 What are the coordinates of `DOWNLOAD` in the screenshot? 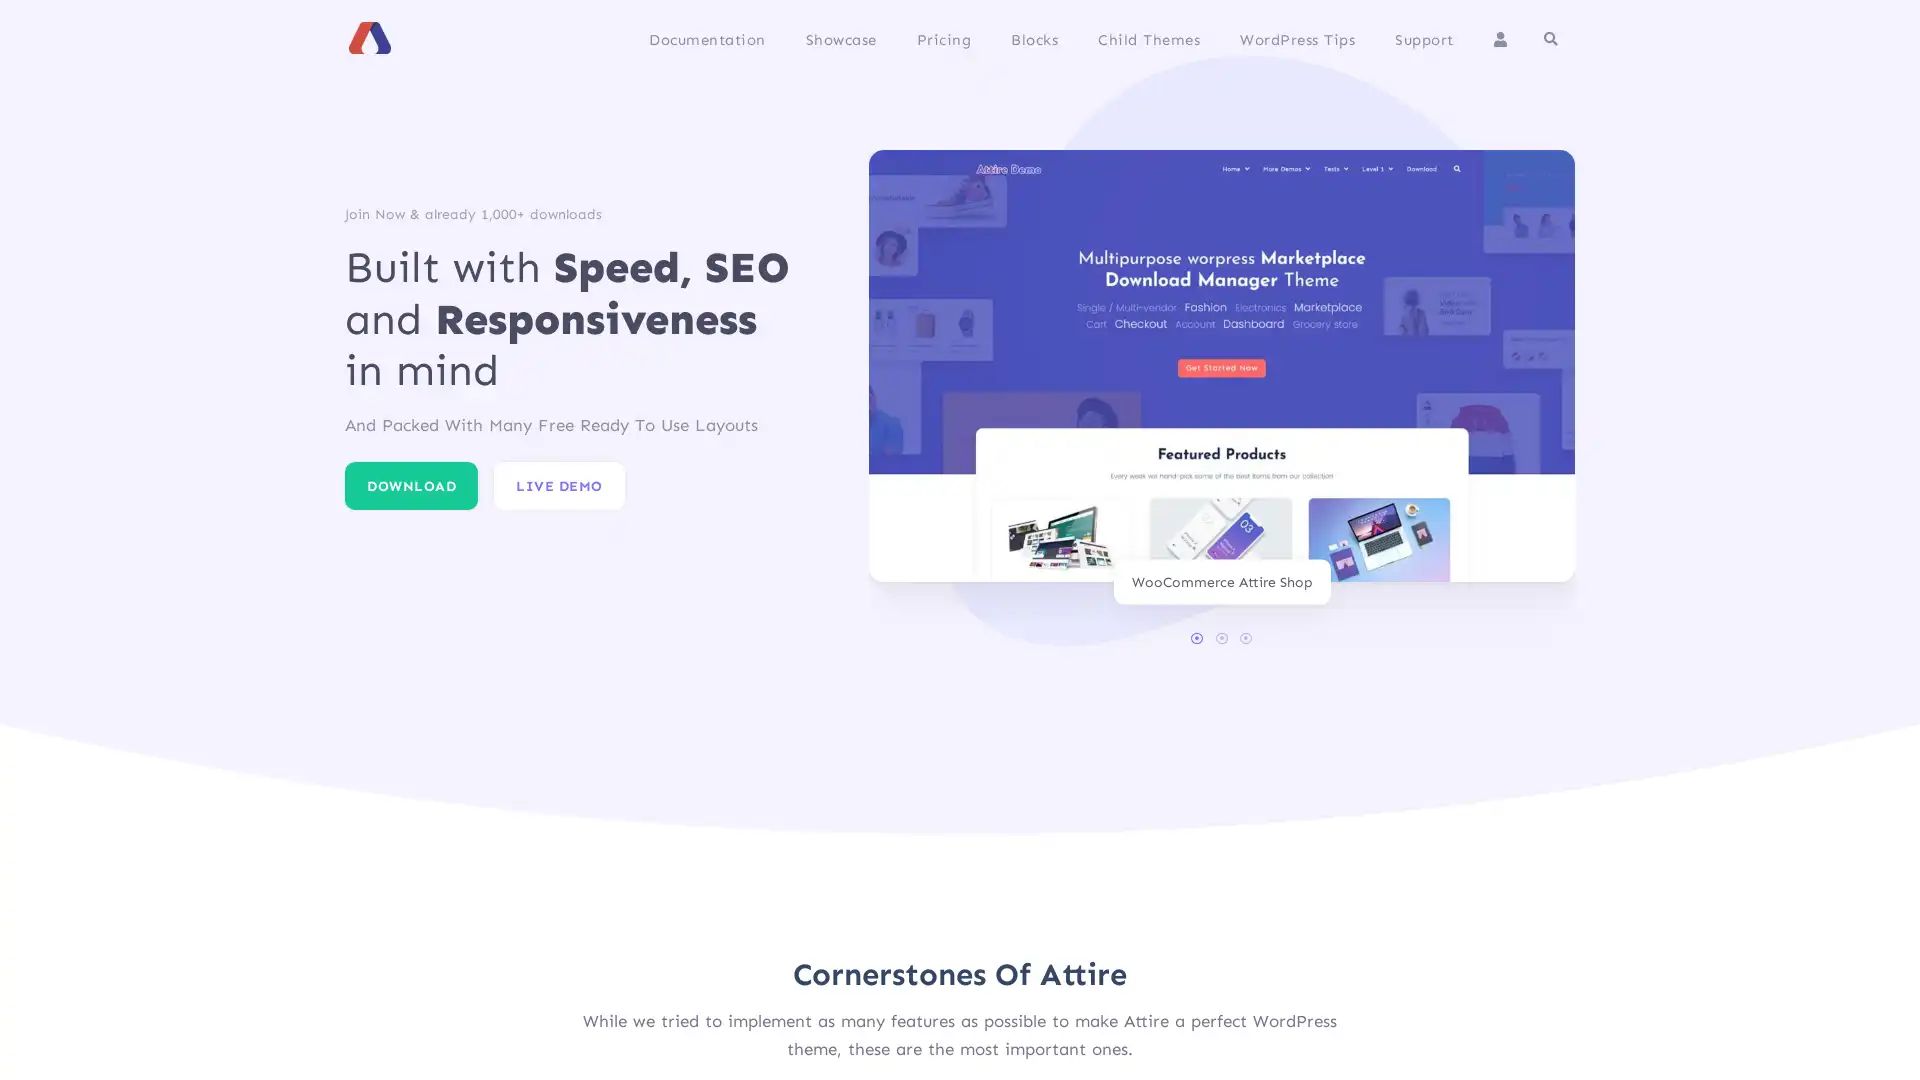 It's located at (410, 486).